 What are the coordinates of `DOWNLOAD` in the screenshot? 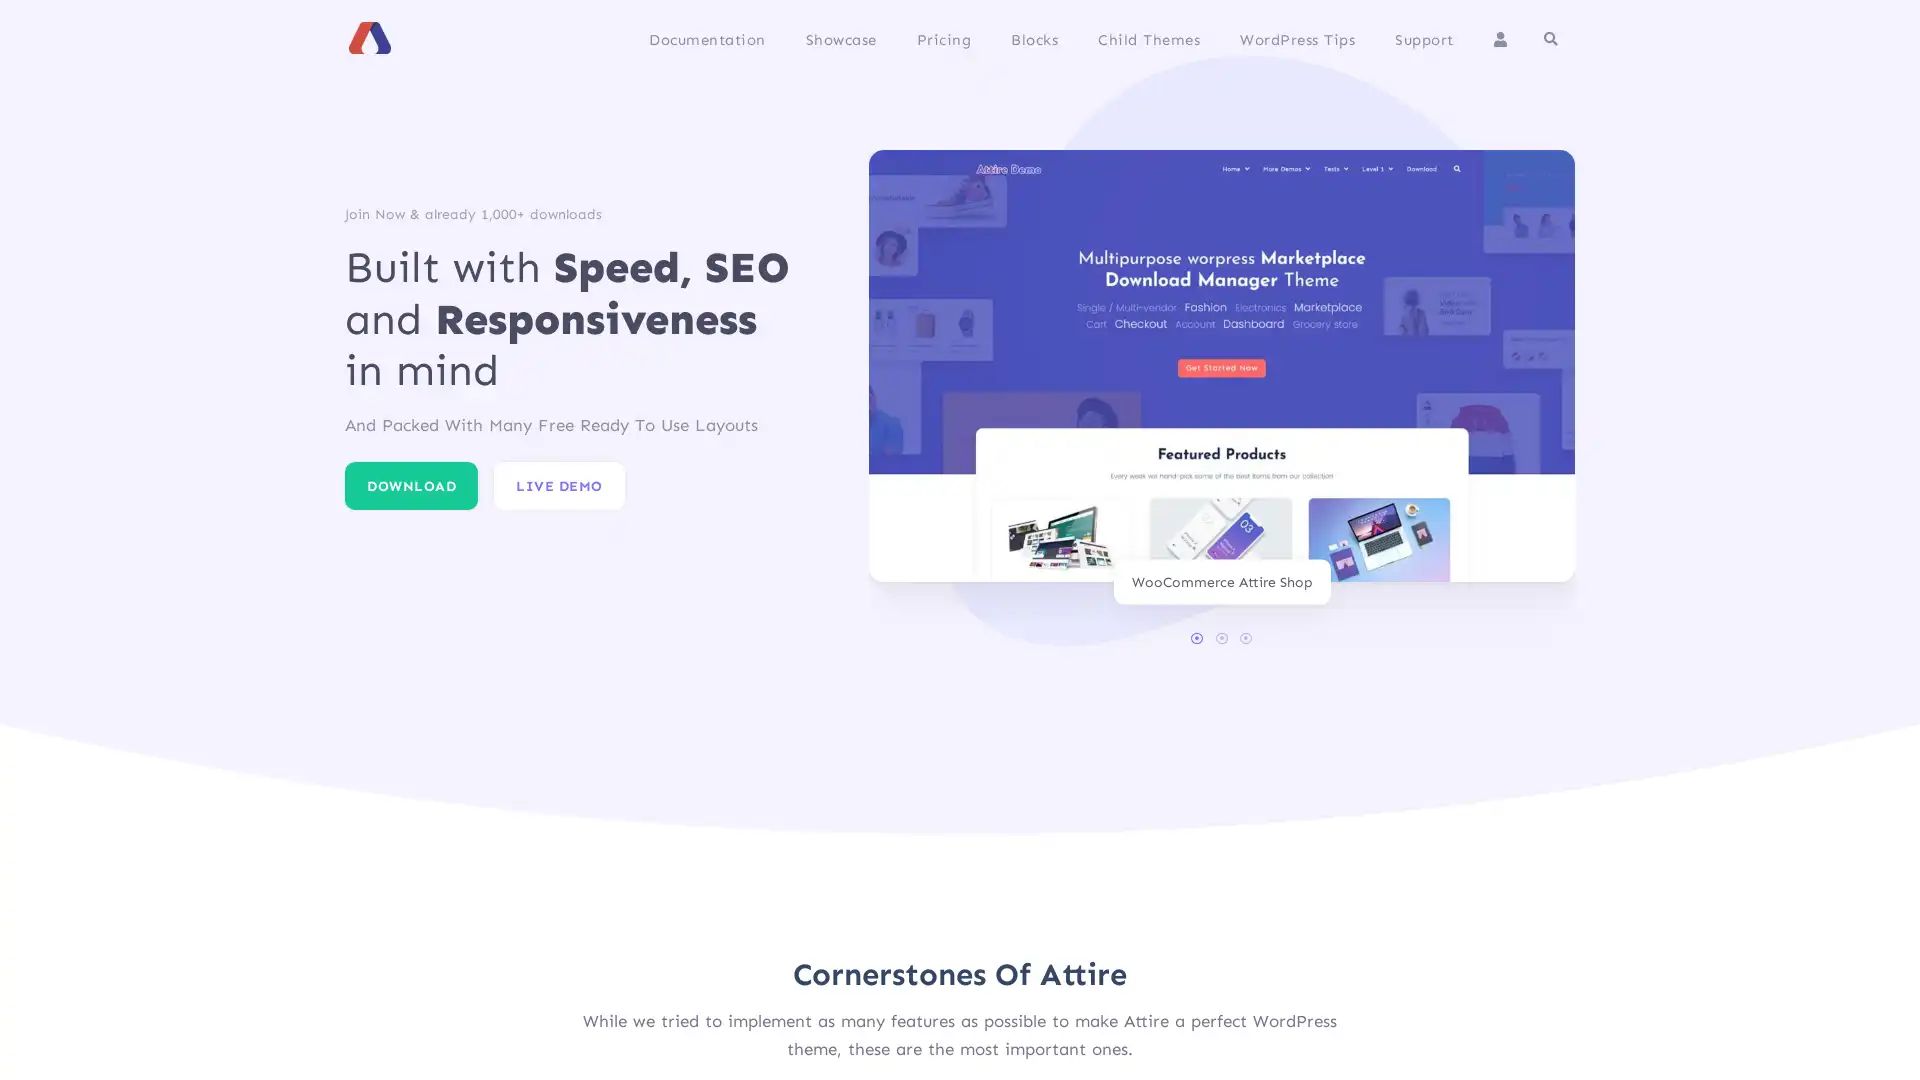 It's located at (410, 486).